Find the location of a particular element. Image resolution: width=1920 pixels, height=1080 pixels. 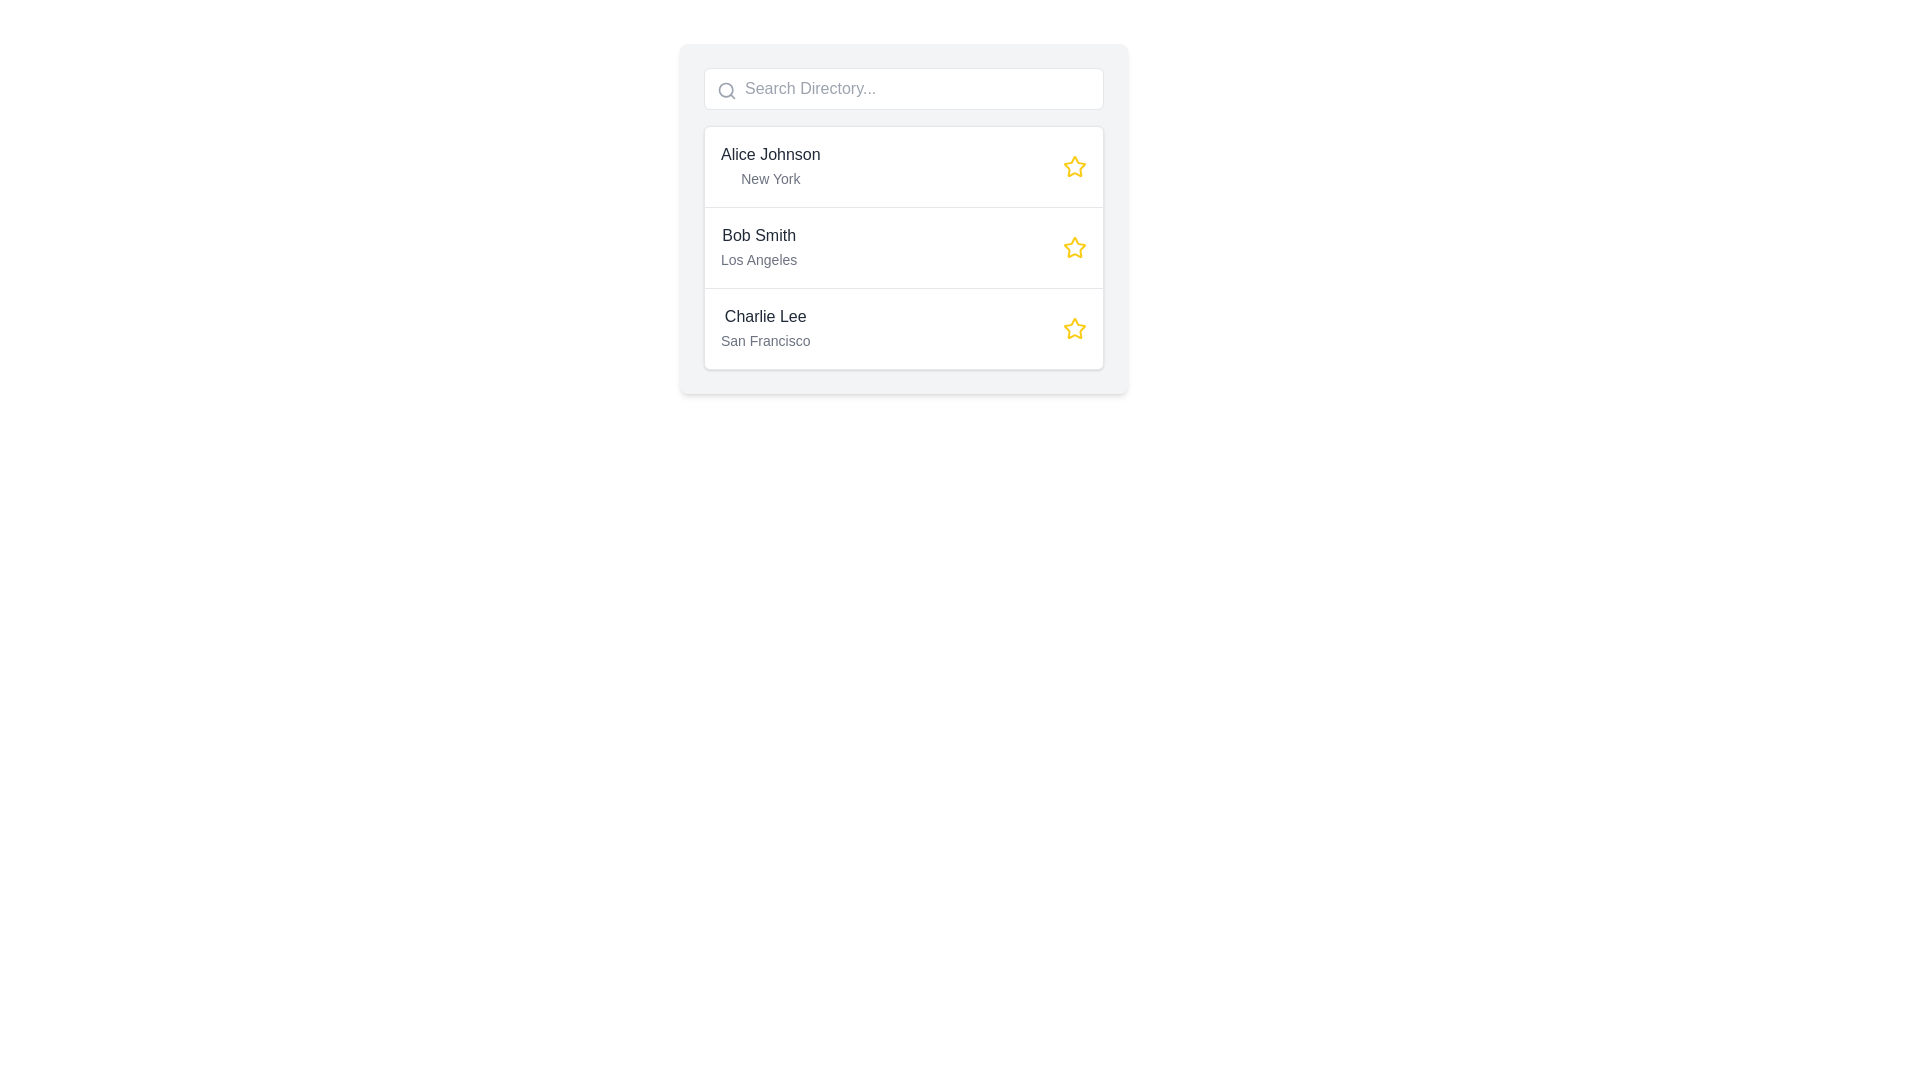

the second list item representing a user's profile entry, located between 'Alice Johnson' and 'Charlie Lee' is located at coordinates (902, 246).